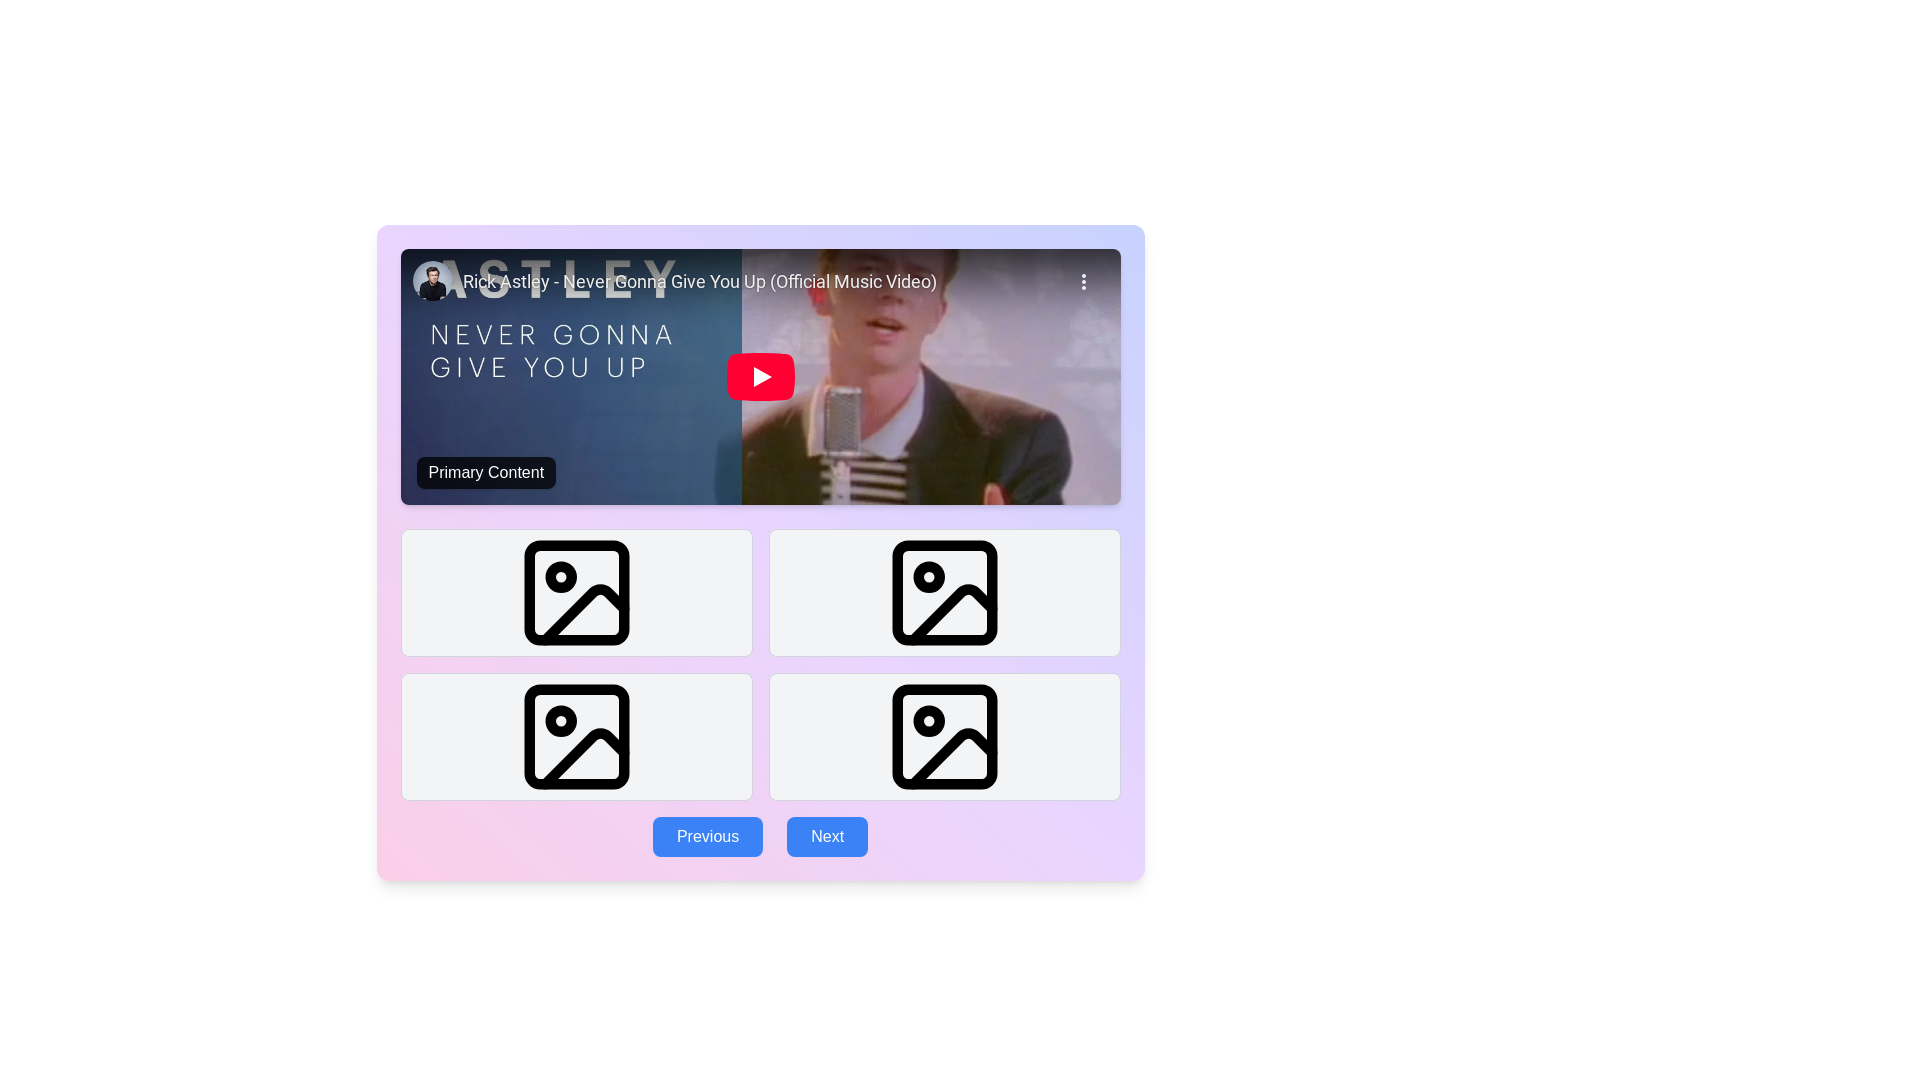 The height and width of the screenshot is (1080, 1920). I want to click on the decorative graphical component located in the bottom-right image icon of the grid below the video content, so click(951, 758).